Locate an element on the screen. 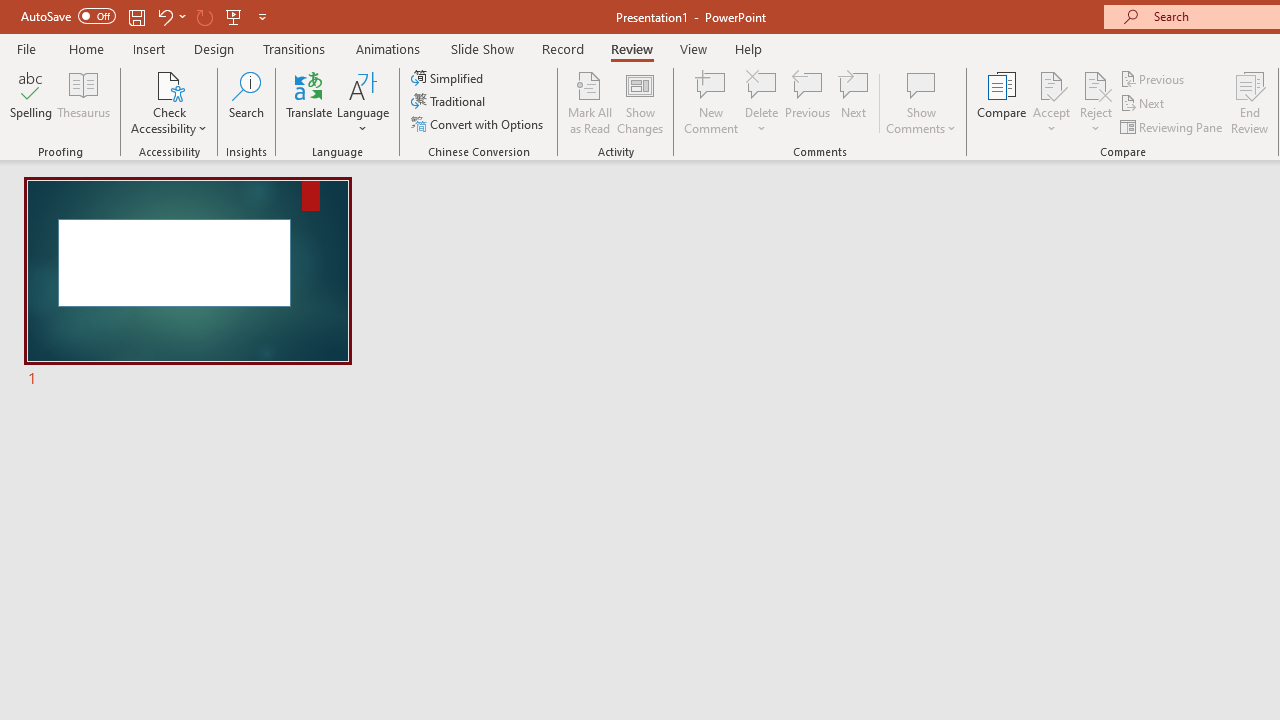 This screenshot has height=720, width=1280. 'Check Accessibility' is located at coordinates (169, 103).